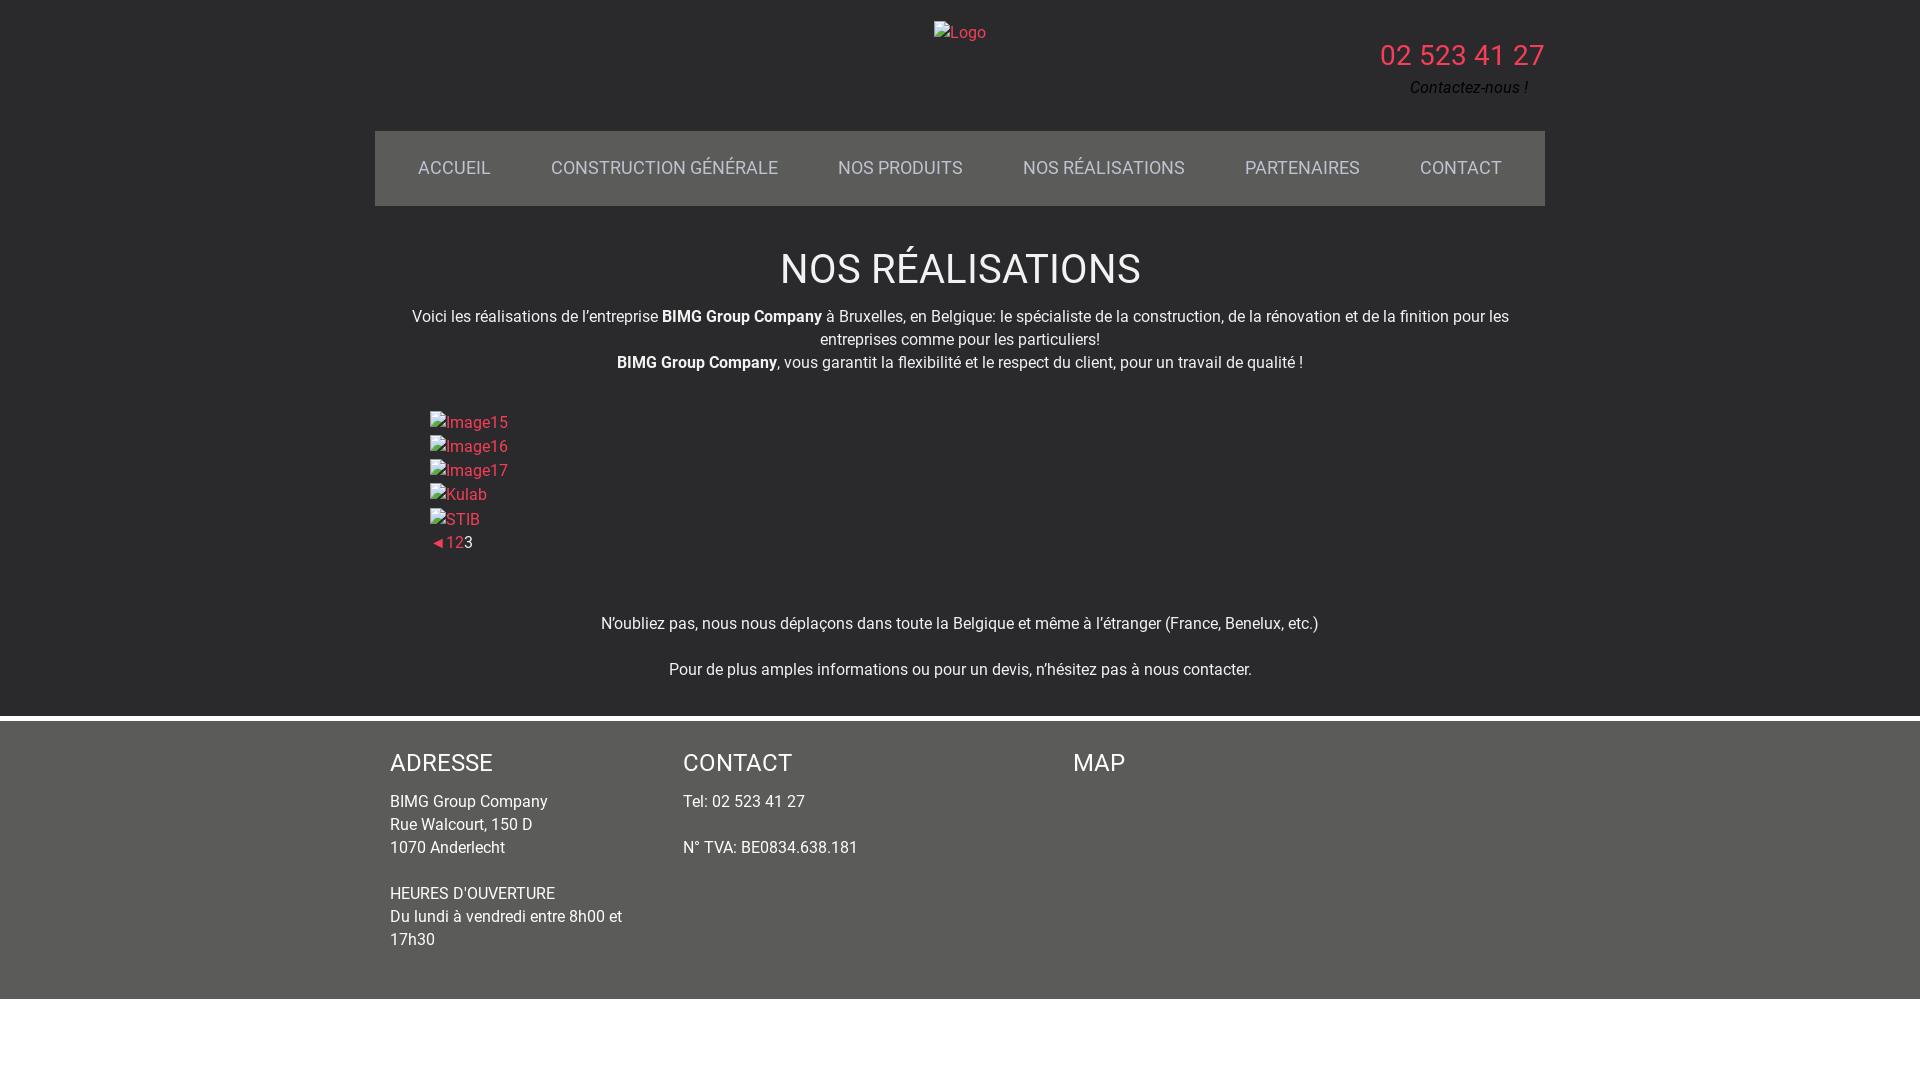 The image size is (1920, 1080). Describe the element at coordinates (1302, 167) in the screenshot. I see `'PARTENAIRES'` at that location.